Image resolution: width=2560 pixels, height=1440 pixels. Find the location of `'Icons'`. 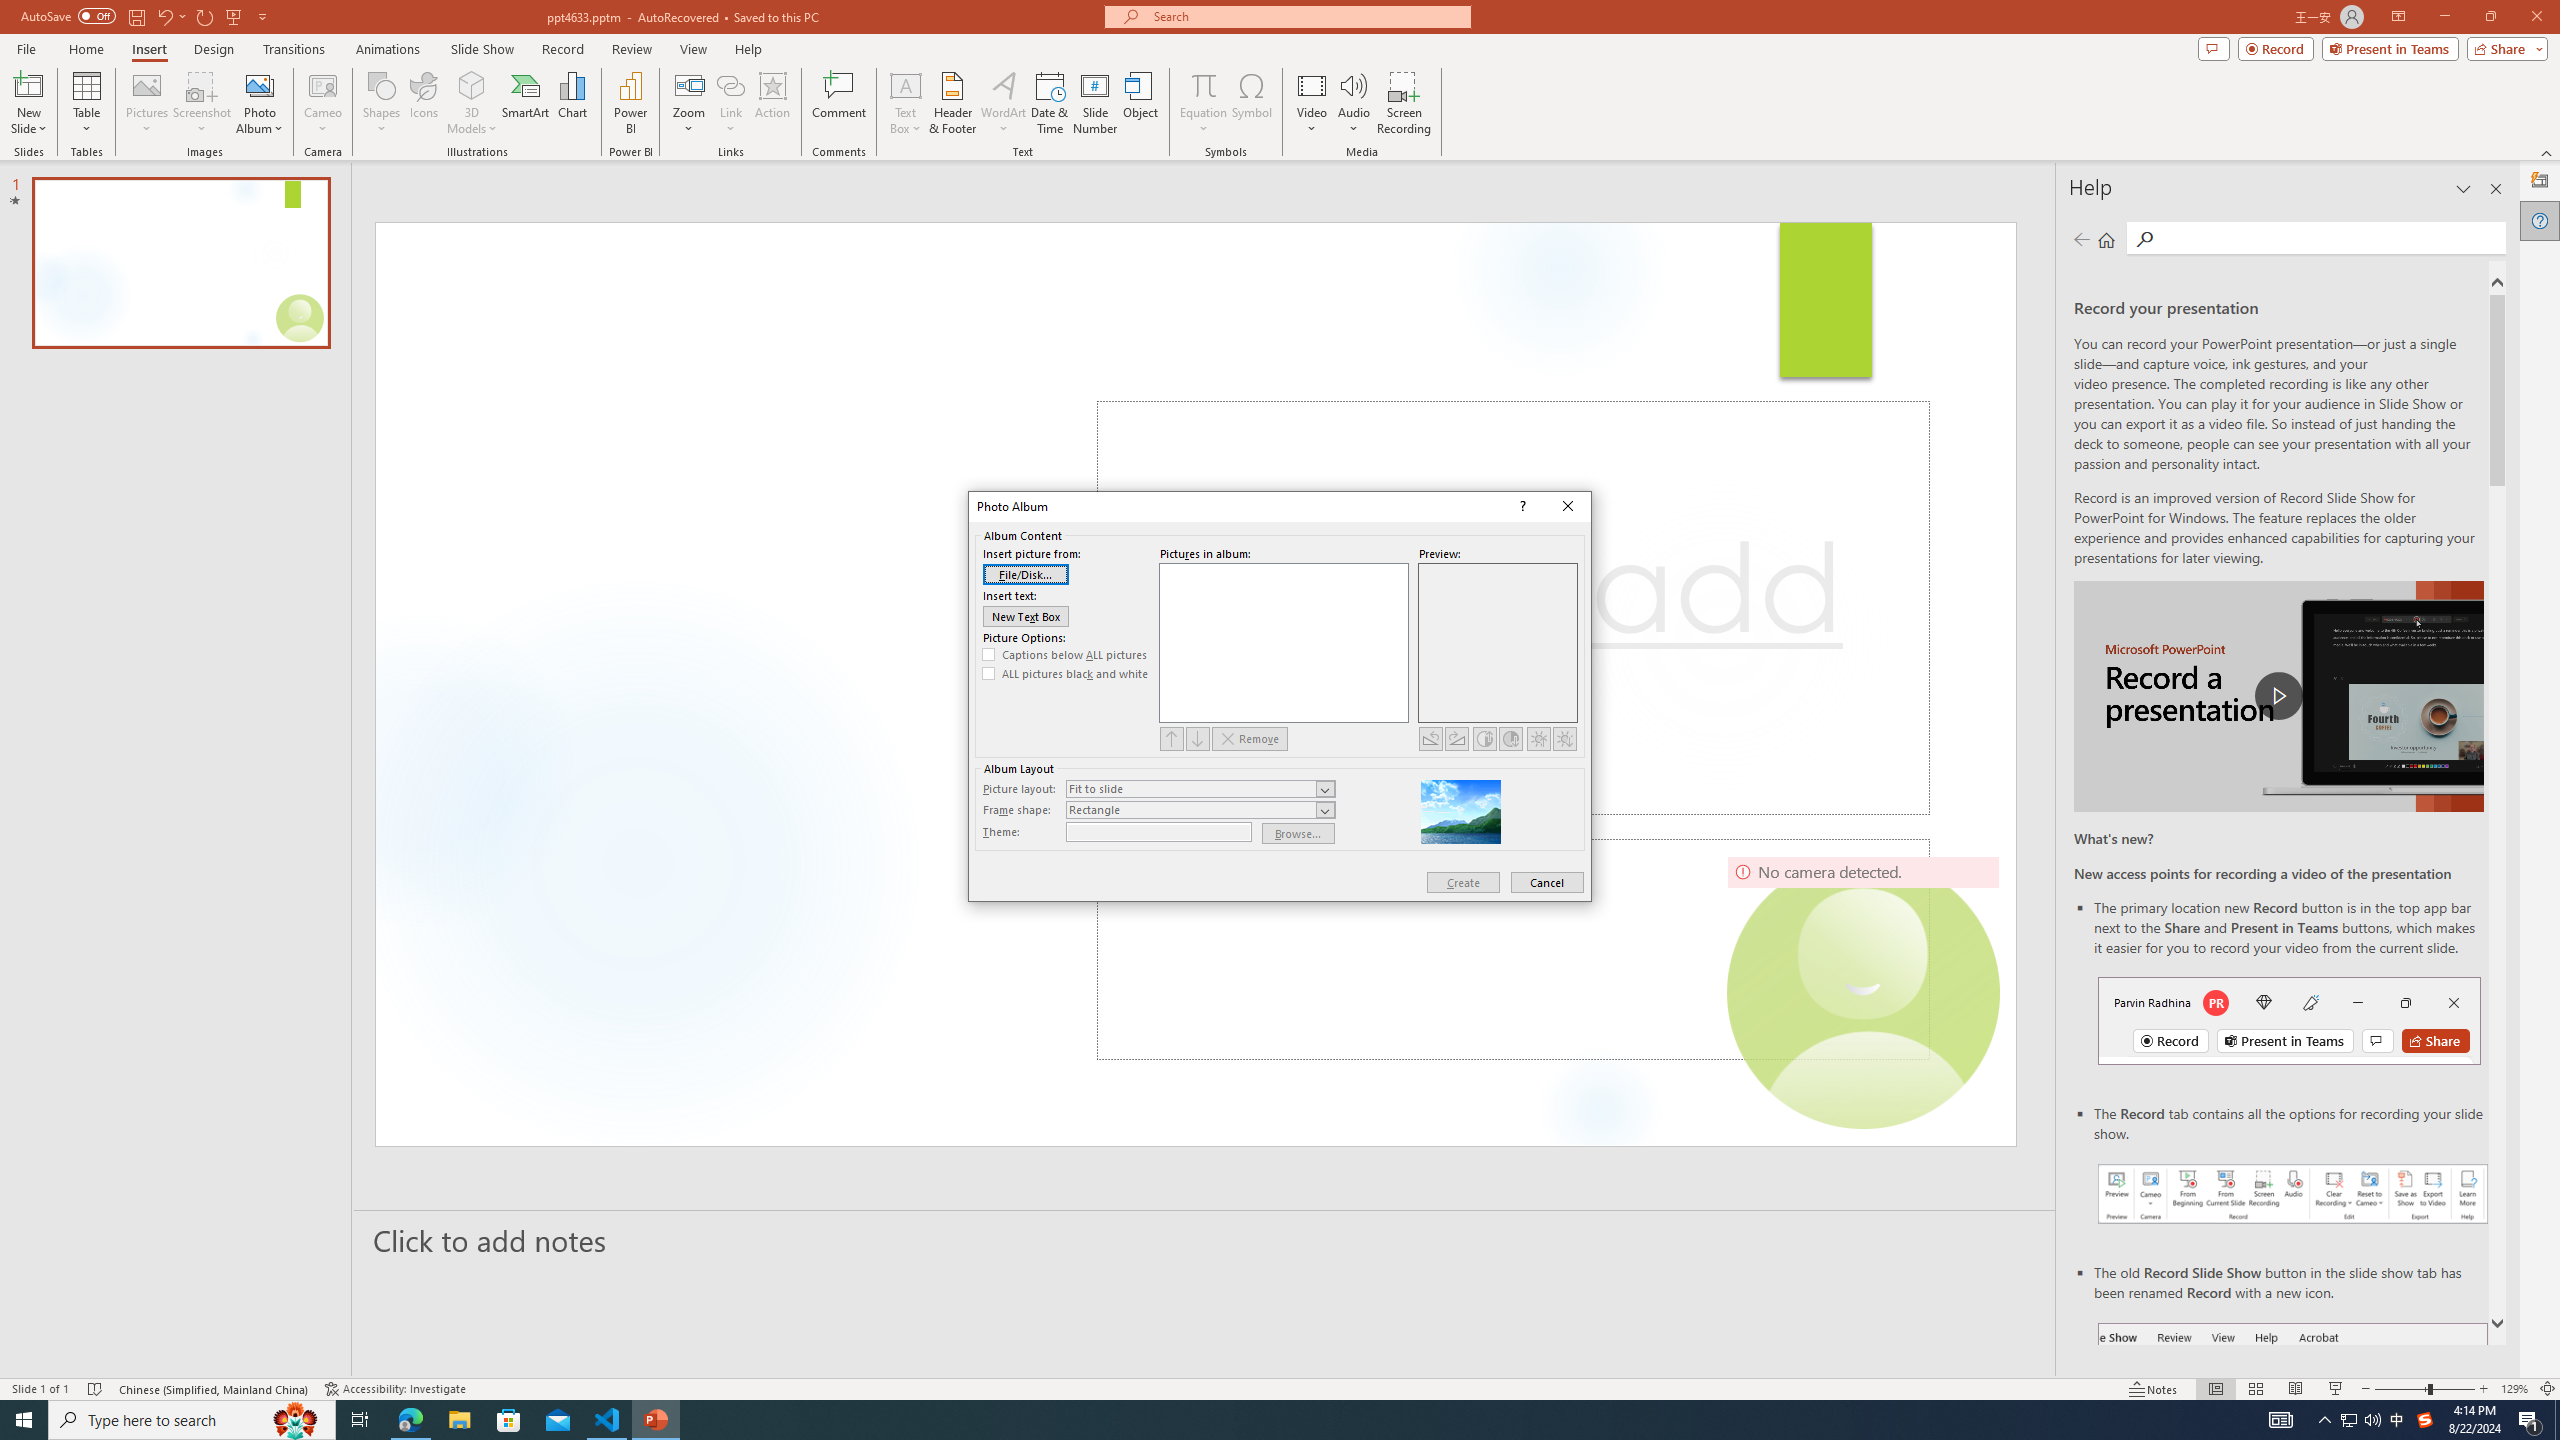

'Icons' is located at coordinates (423, 103).